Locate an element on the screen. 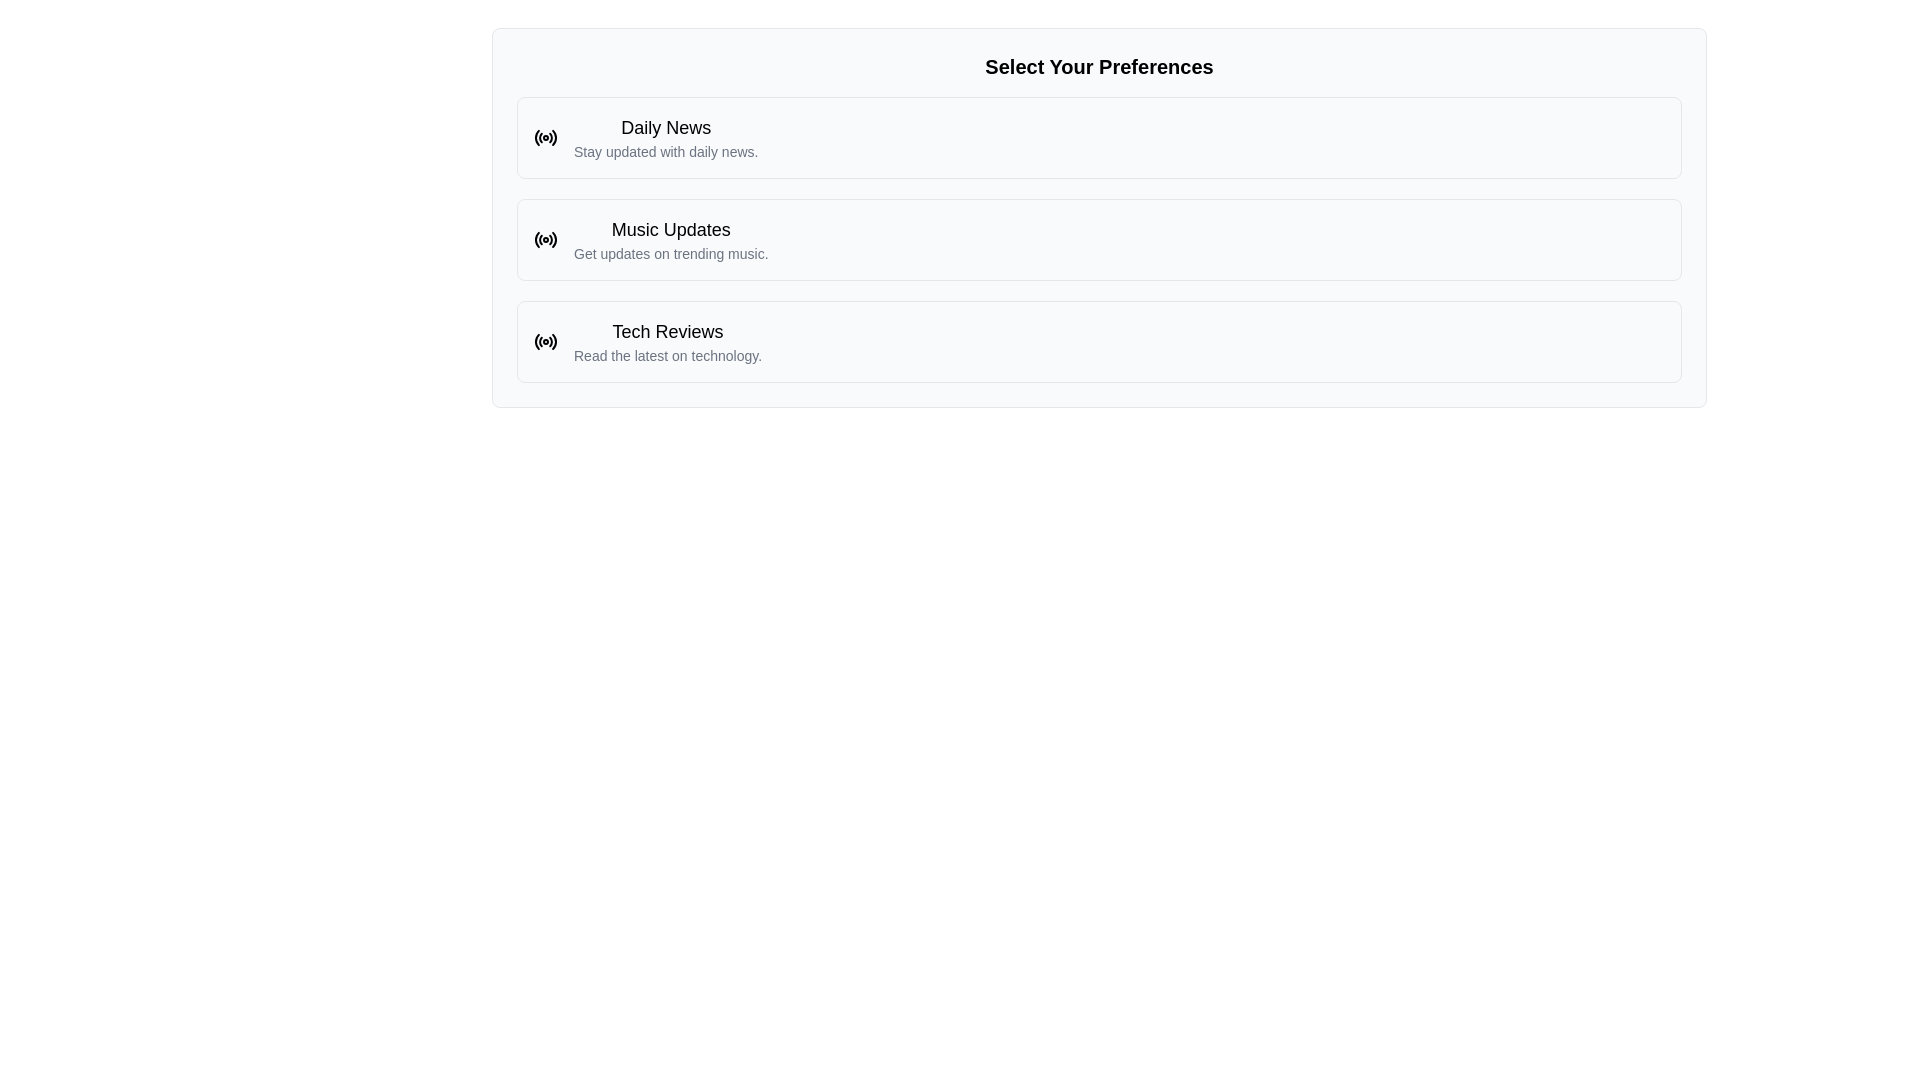  the second button-like selectable card in the list to subscribe to music trend updates is located at coordinates (1098, 238).